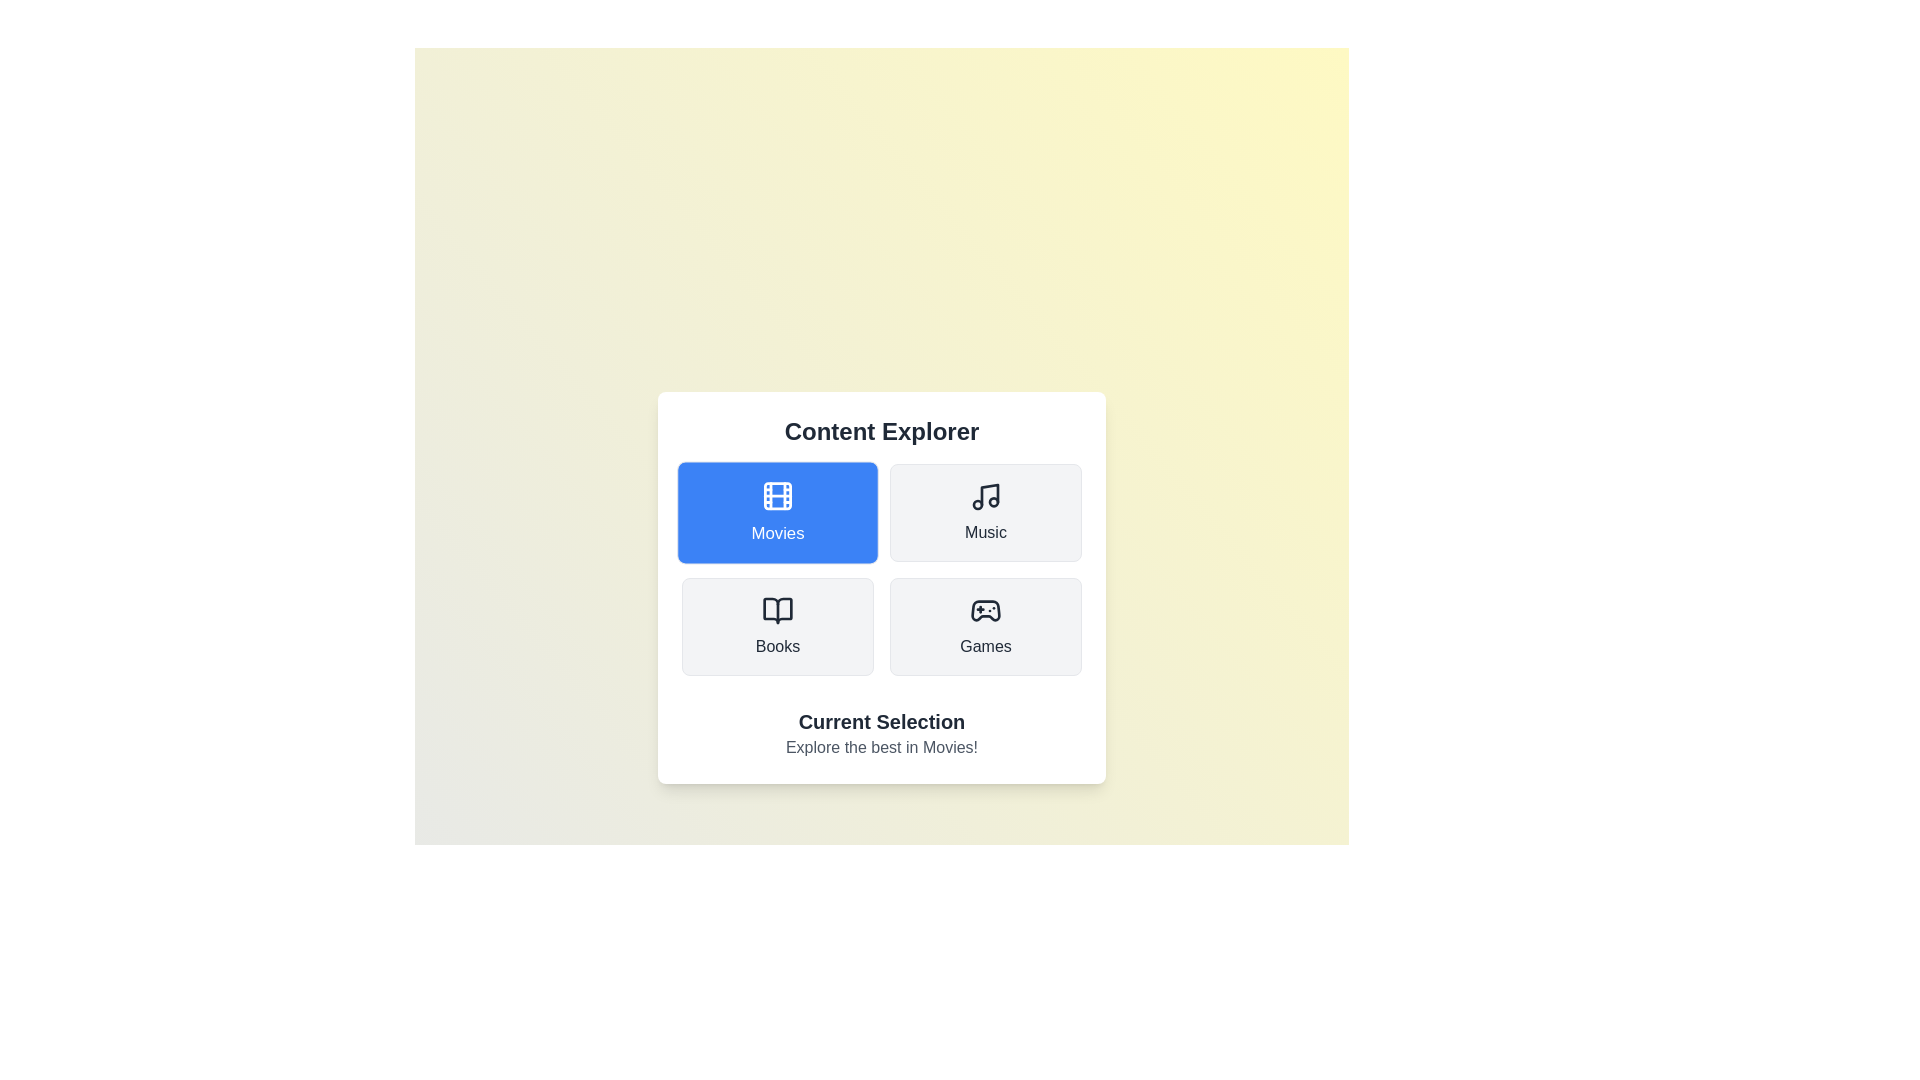 The height and width of the screenshot is (1080, 1920). Describe the element at coordinates (985, 512) in the screenshot. I see `the category Music by clicking on its button` at that location.